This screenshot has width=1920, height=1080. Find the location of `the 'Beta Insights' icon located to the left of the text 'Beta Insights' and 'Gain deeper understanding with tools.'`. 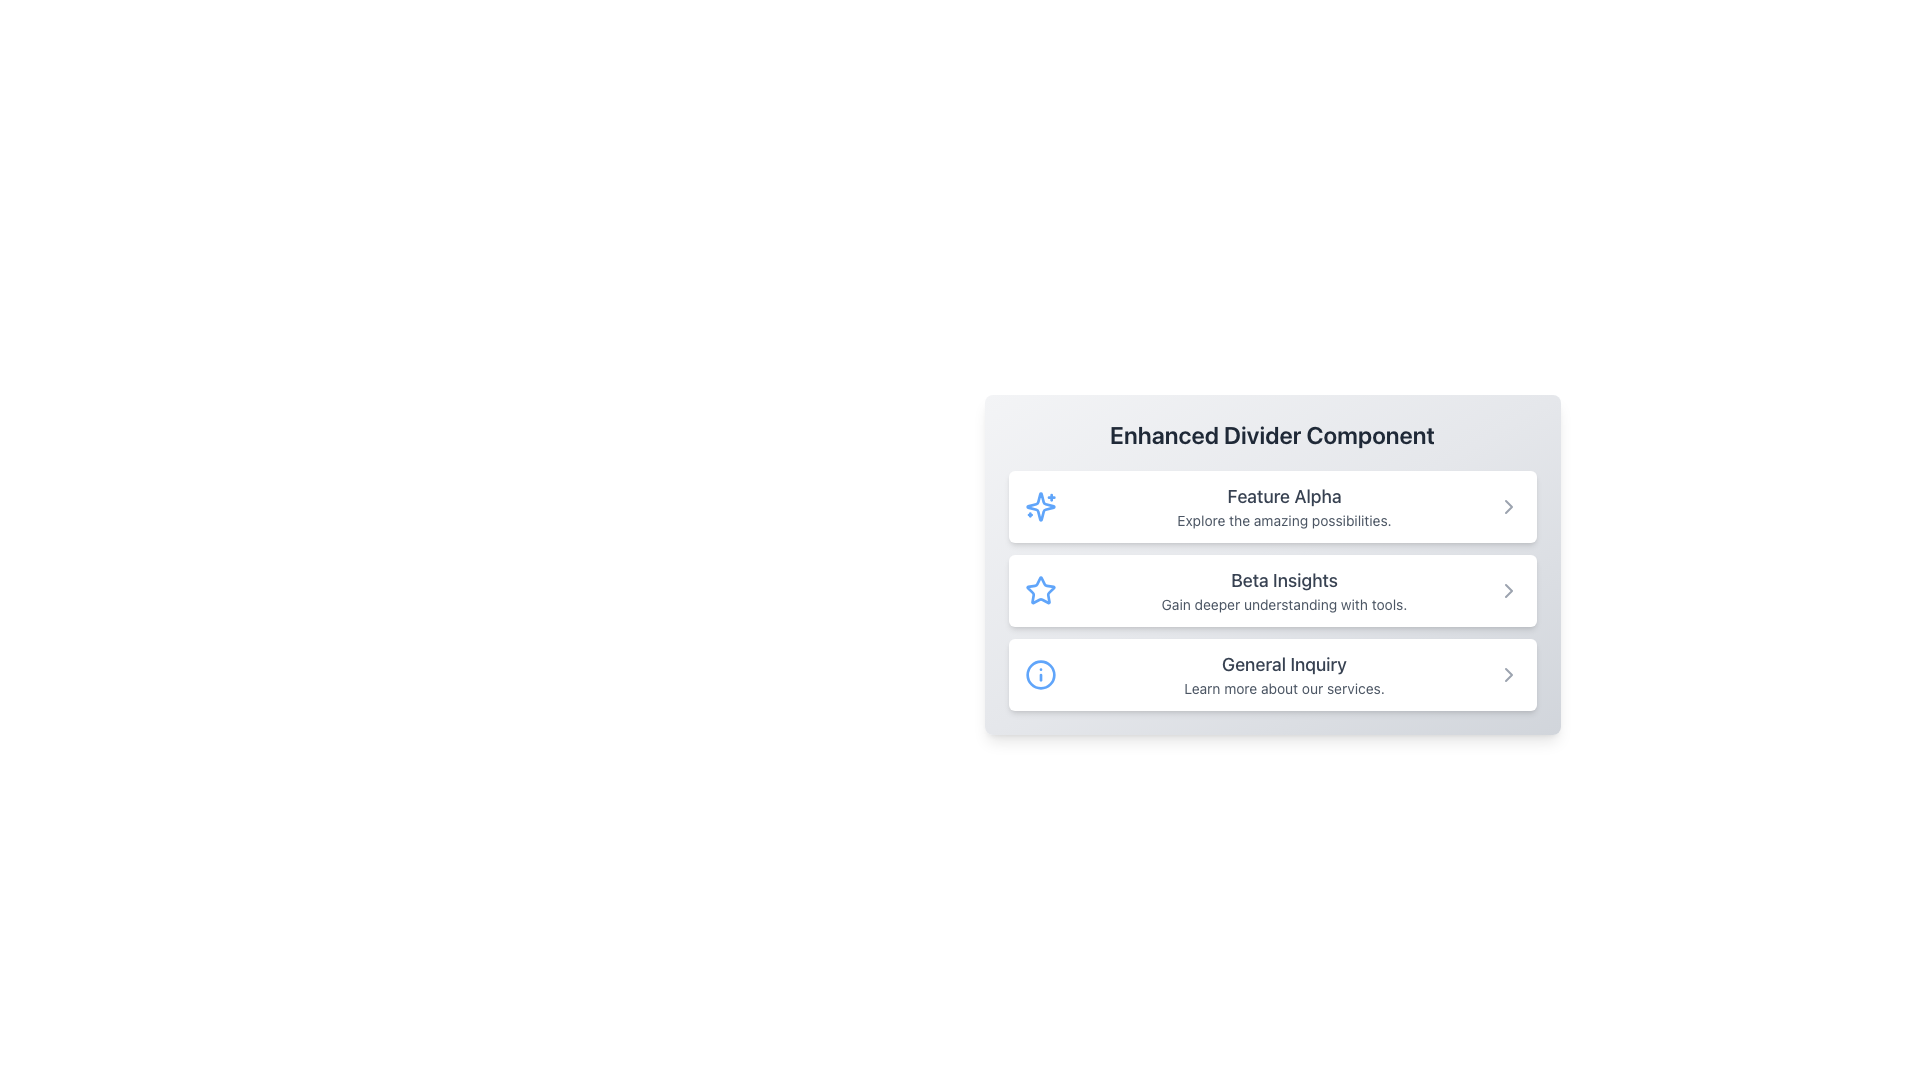

the 'Beta Insights' icon located to the left of the text 'Beta Insights' and 'Gain deeper understanding with tools.' is located at coordinates (1040, 589).